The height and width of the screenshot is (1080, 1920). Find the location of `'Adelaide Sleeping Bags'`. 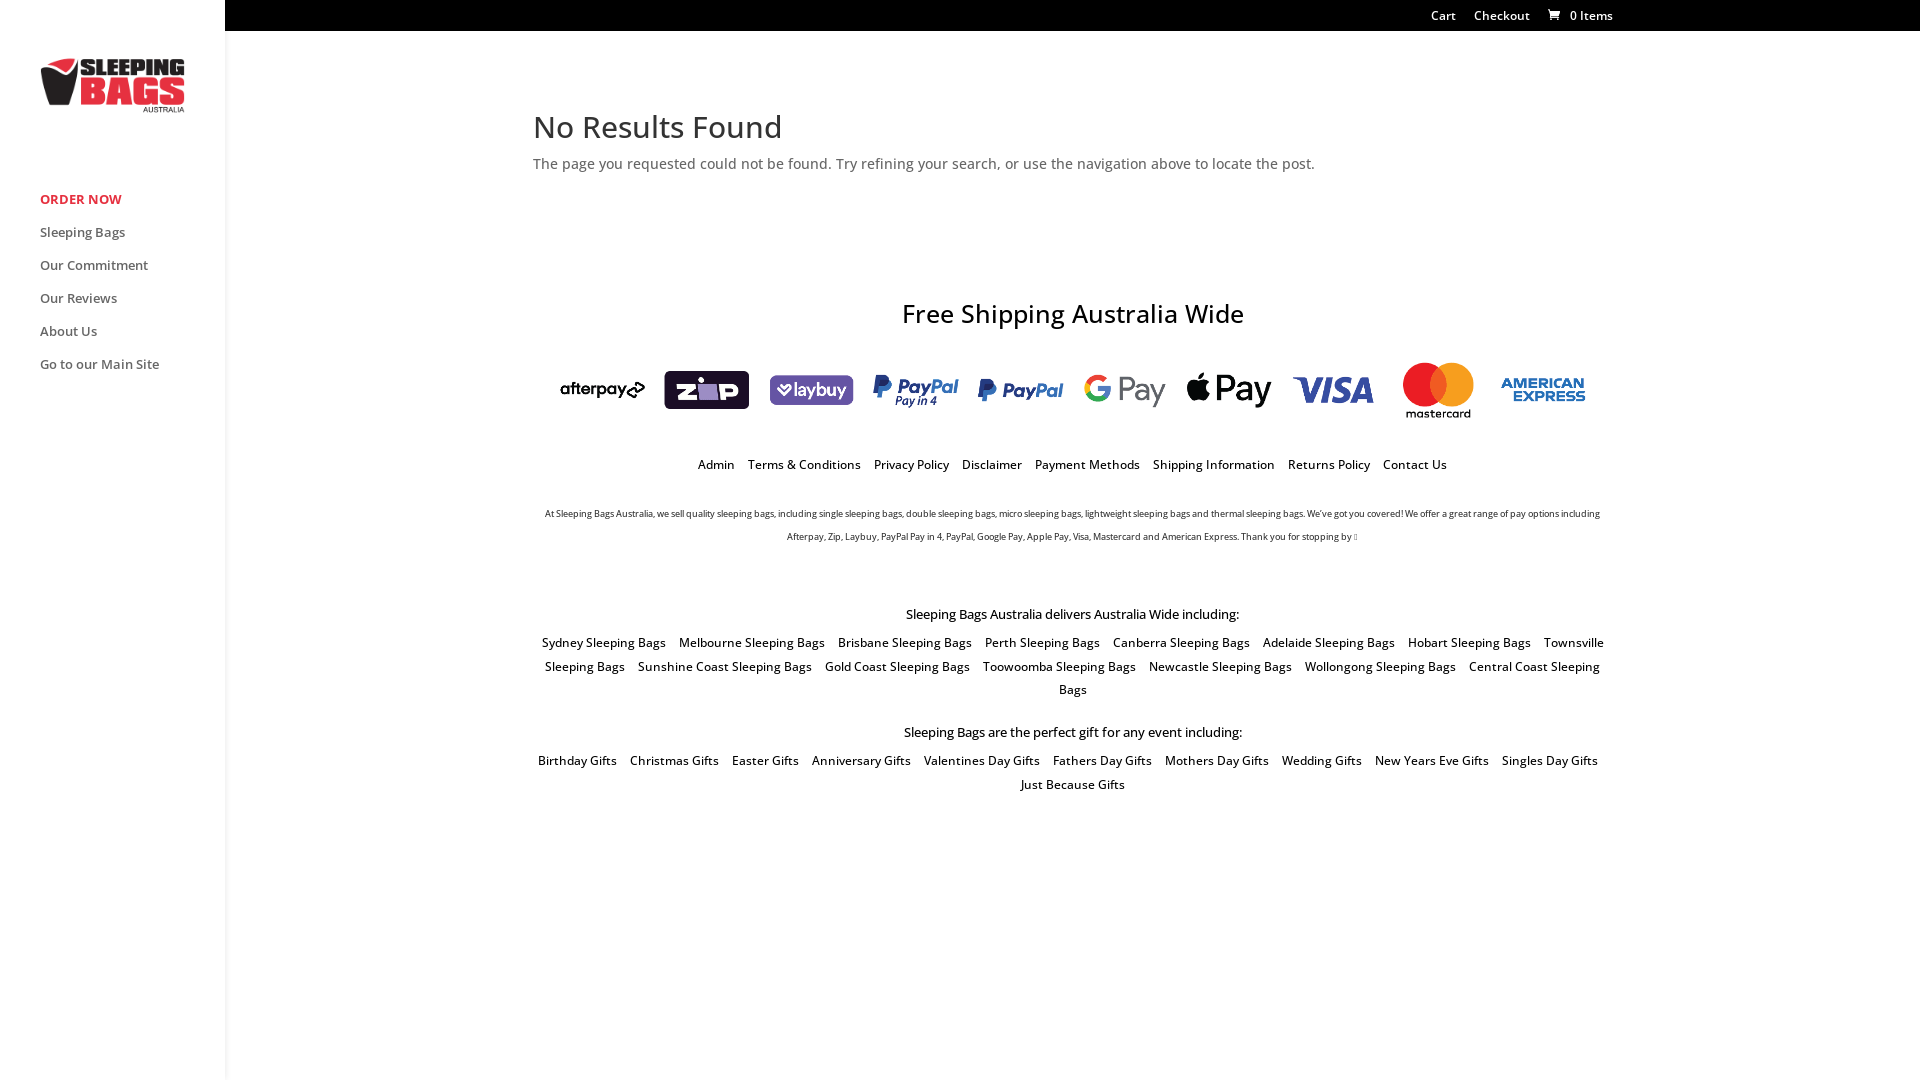

'Adelaide Sleeping Bags' is located at coordinates (1328, 642).